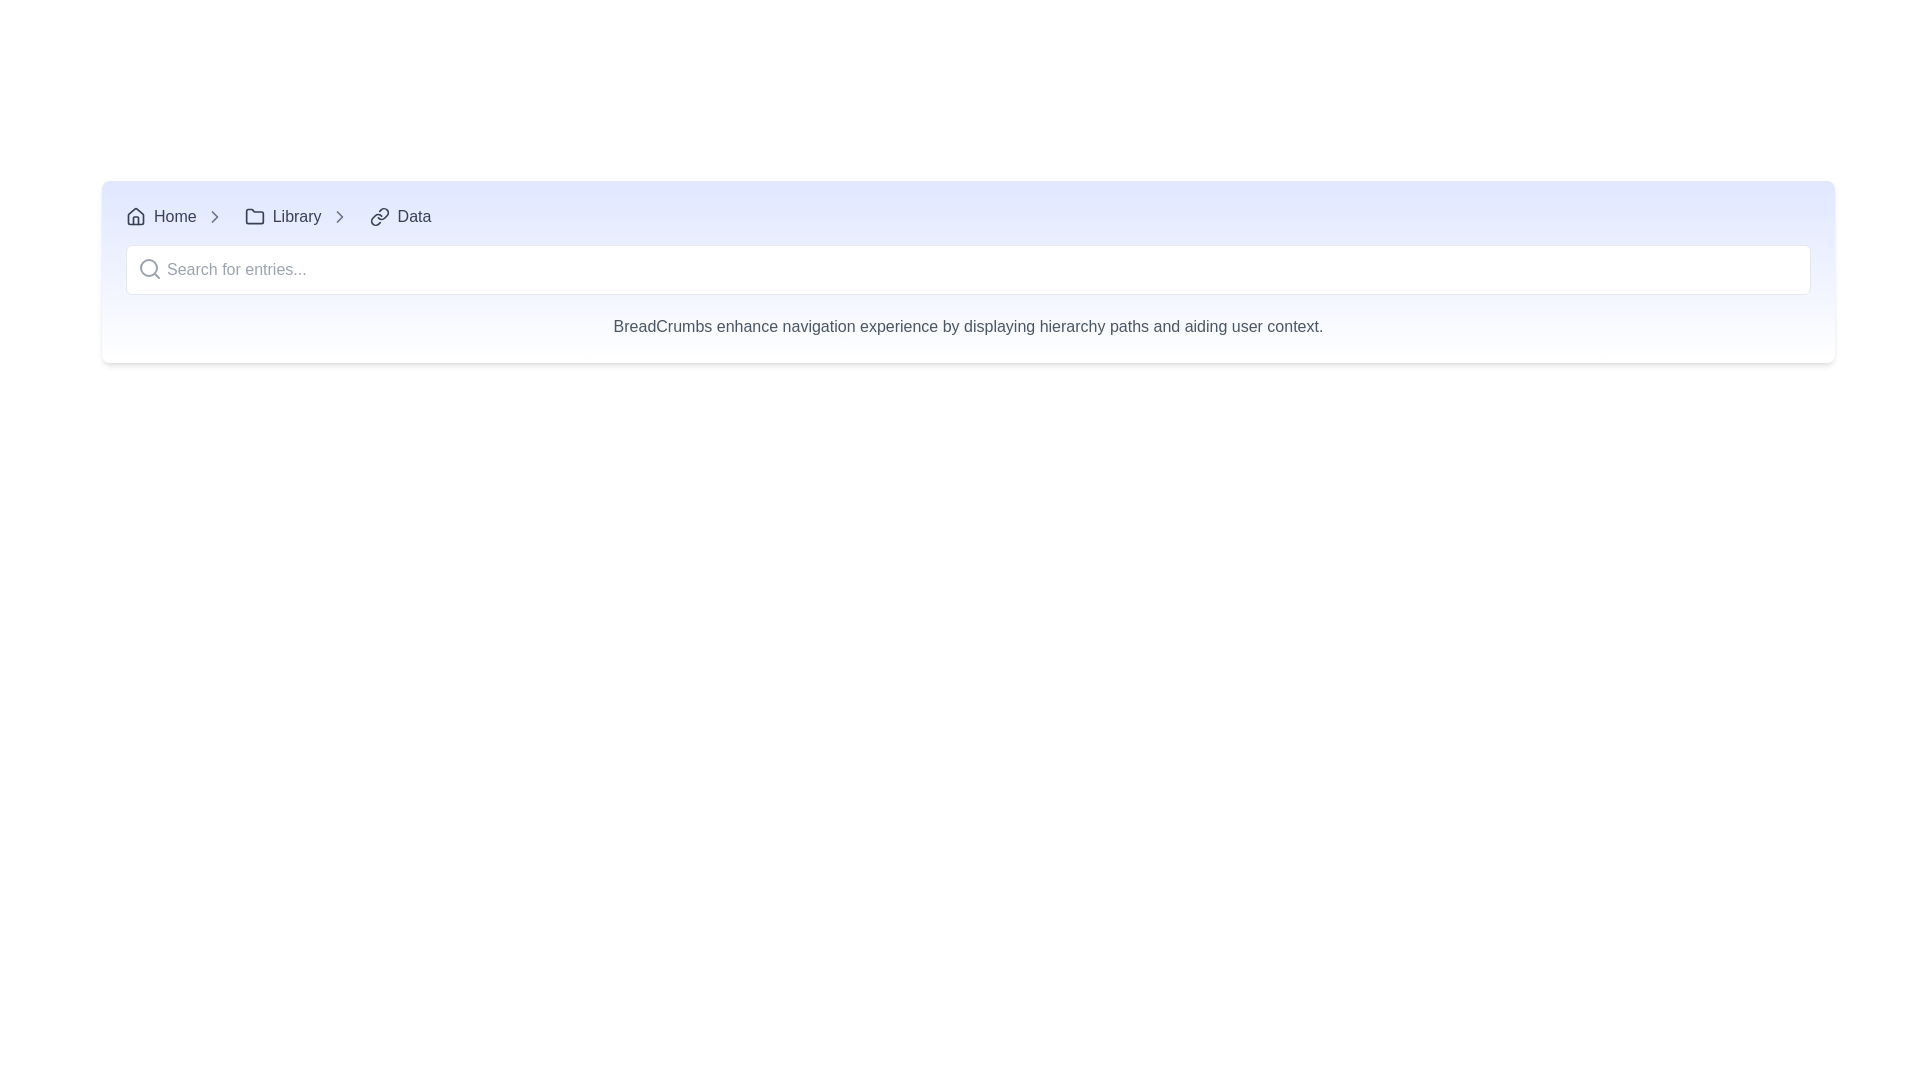 This screenshot has height=1080, width=1920. Describe the element at coordinates (179, 216) in the screenshot. I see `the 'Home' breadcrumb navigation link, which is the first item` at that location.